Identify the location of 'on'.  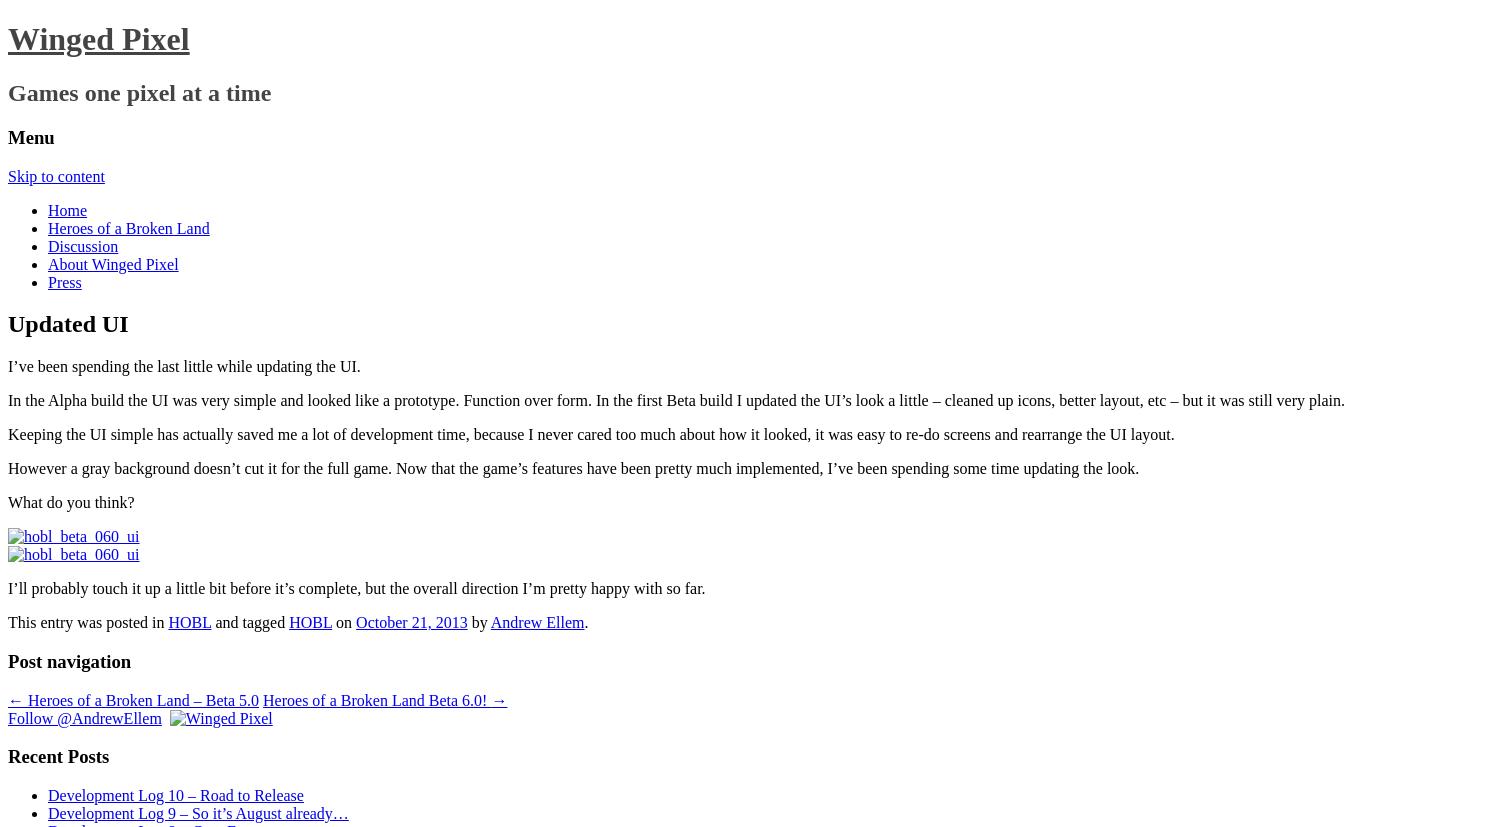
(342, 621).